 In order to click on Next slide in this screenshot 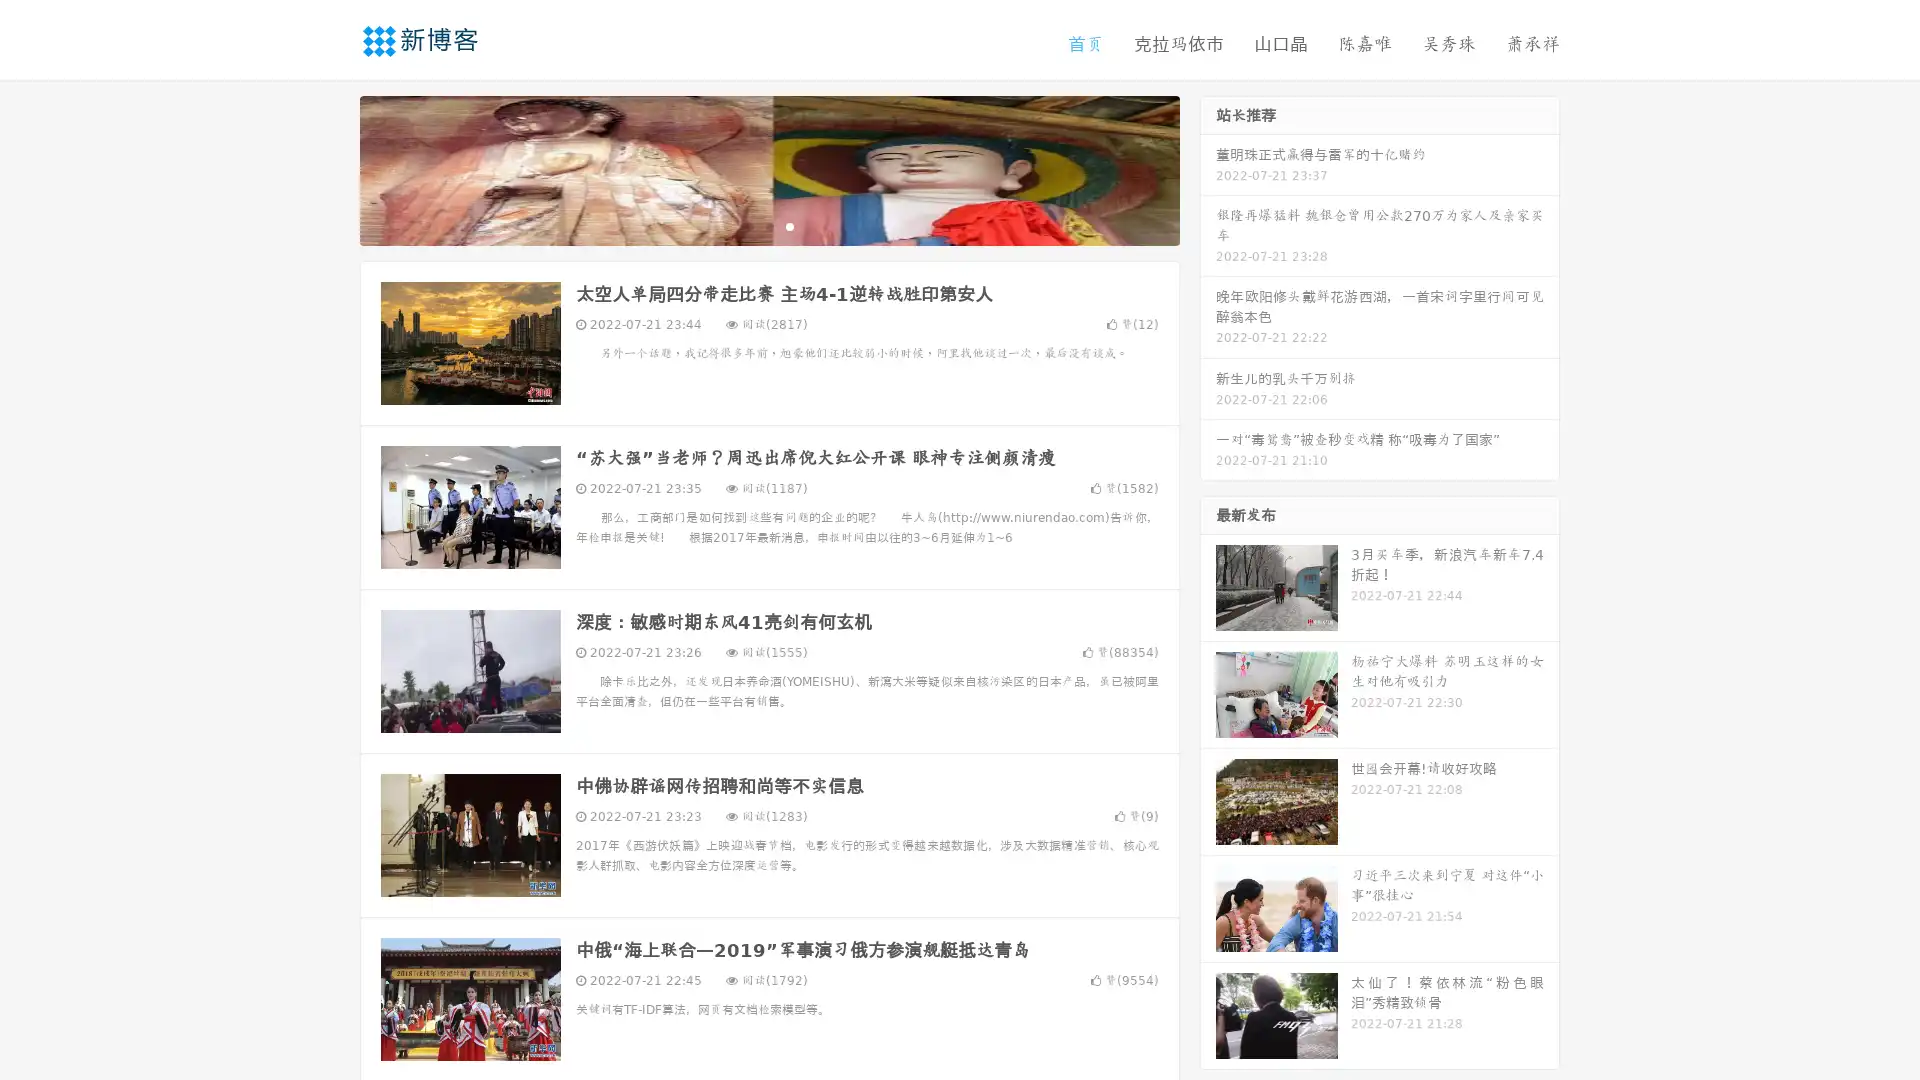, I will do `click(1208, 168)`.